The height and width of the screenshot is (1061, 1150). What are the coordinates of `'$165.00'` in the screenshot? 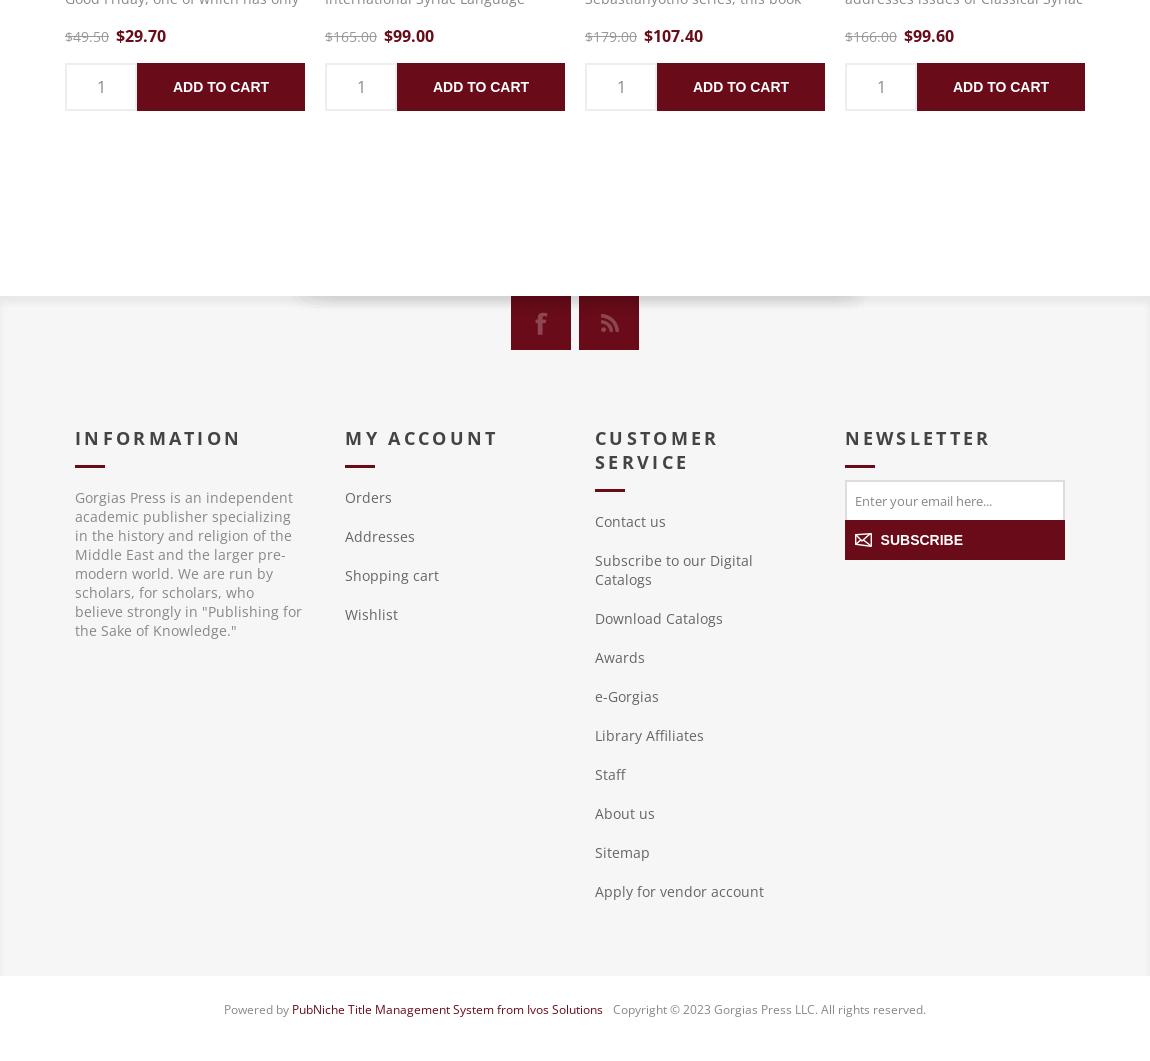 It's located at (350, 36).